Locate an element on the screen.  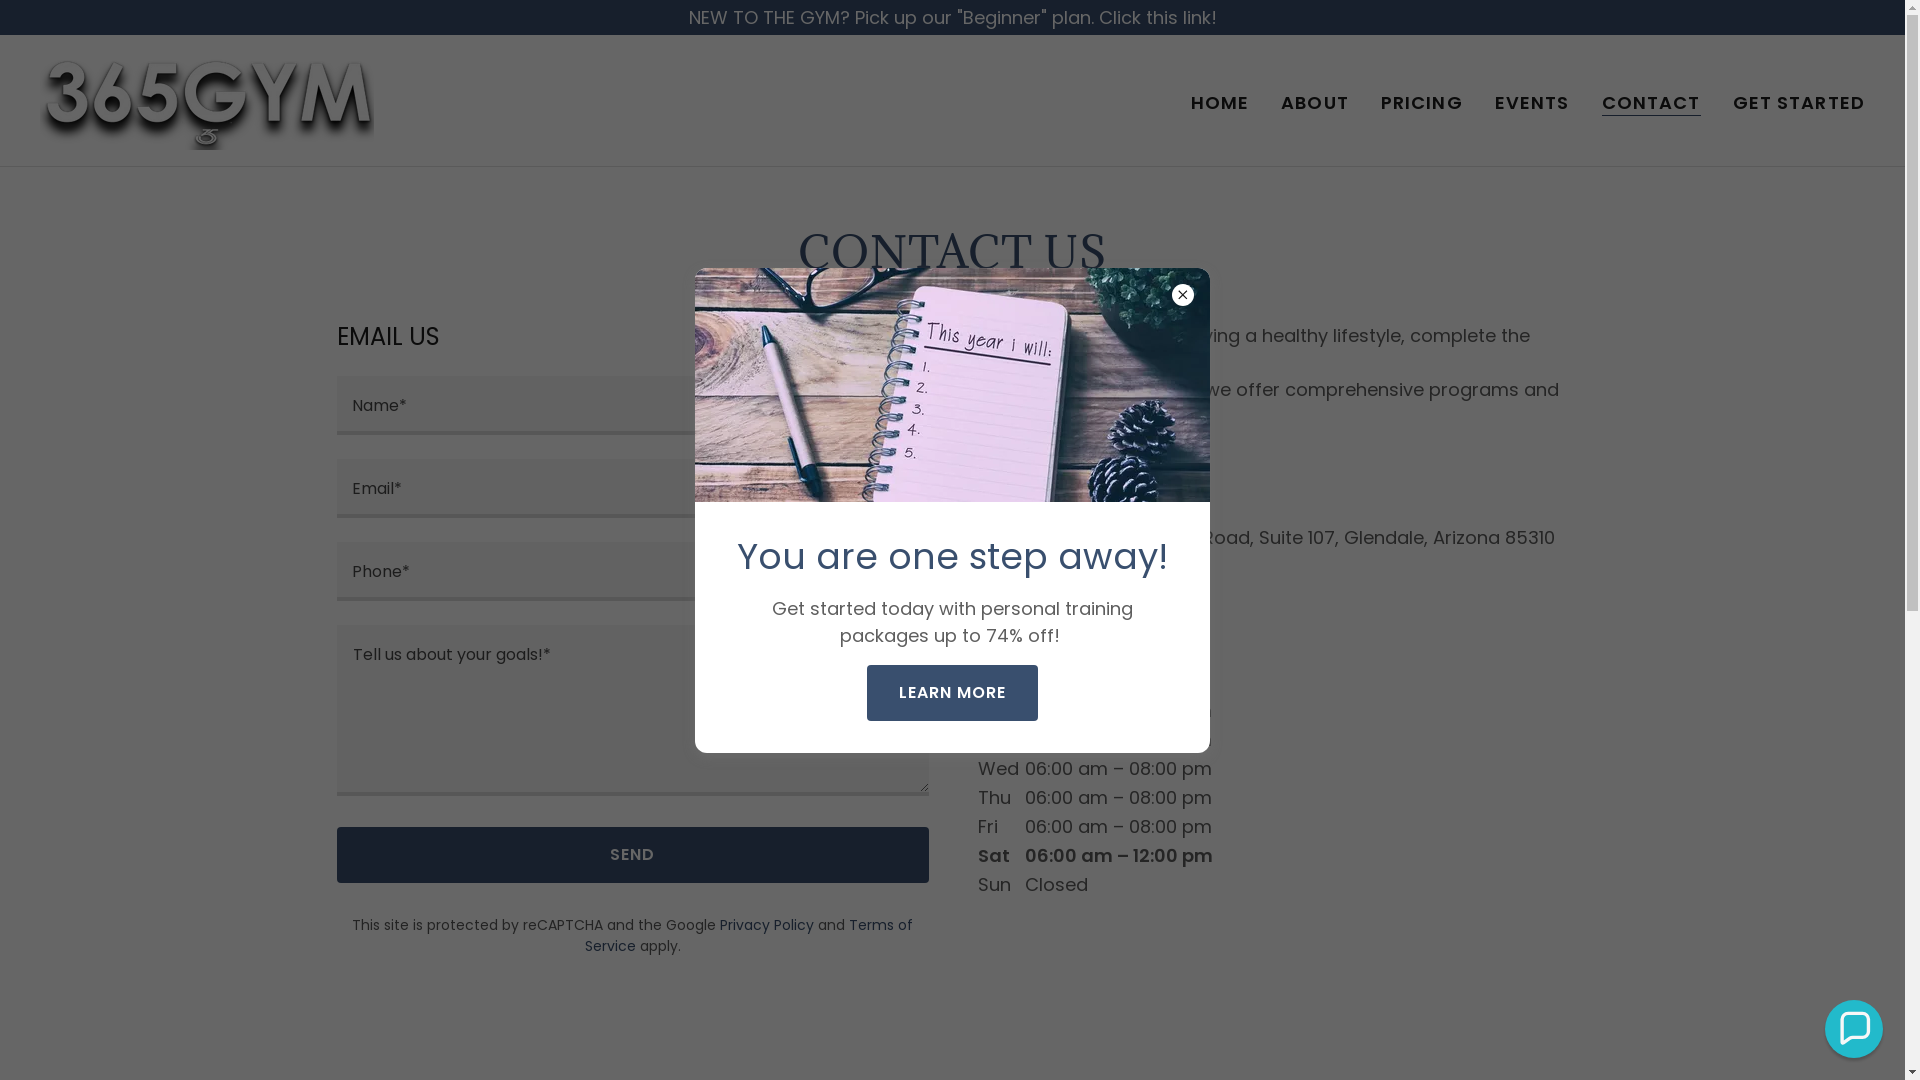
'CONTACT' is located at coordinates (1651, 103).